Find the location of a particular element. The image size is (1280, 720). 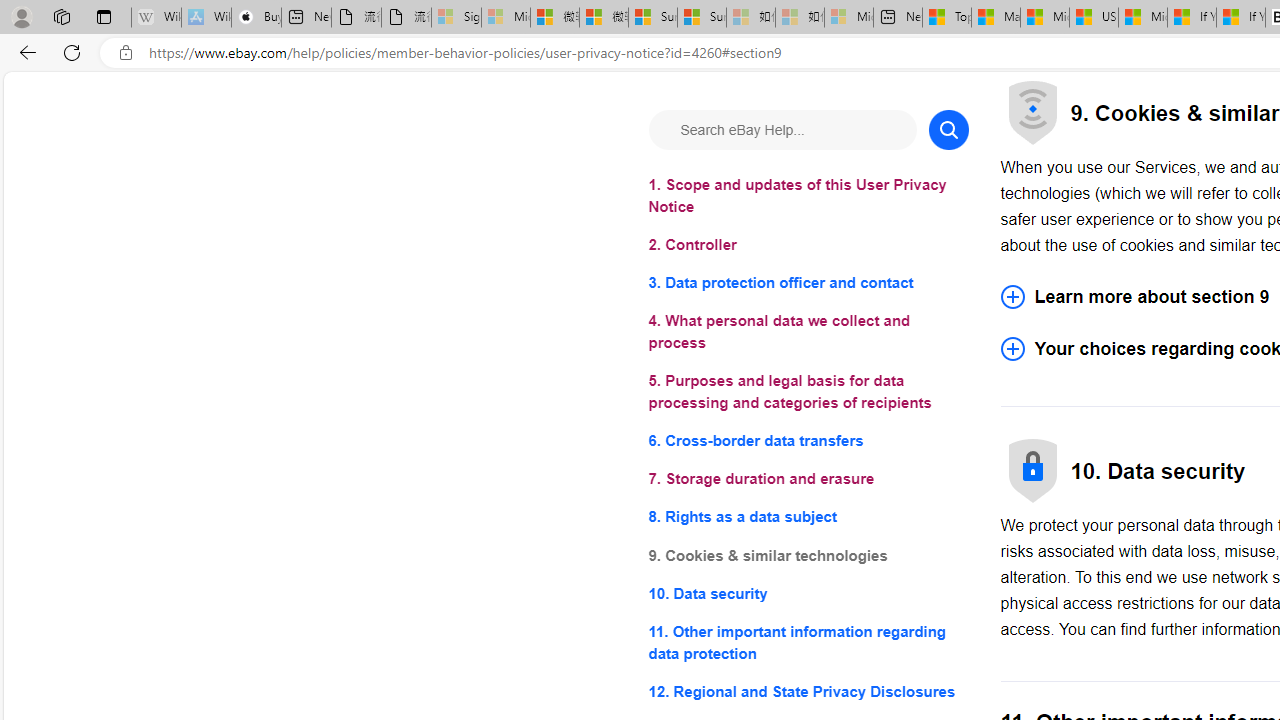

'Marine life - MSN' is located at coordinates (995, 17).